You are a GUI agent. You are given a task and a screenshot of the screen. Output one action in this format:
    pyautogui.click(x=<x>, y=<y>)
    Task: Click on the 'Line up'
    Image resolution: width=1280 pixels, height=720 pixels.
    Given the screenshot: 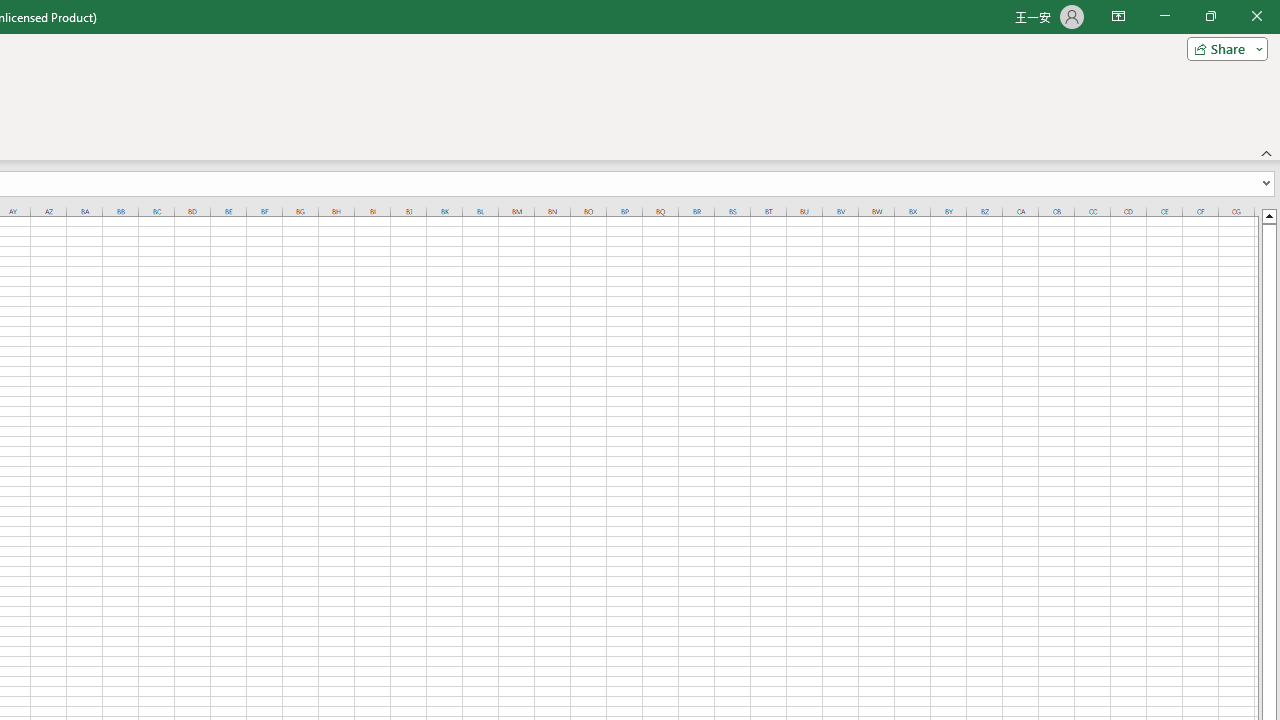 What is the action you would take?
    pyautogui.click(x=1268, y=215)
    